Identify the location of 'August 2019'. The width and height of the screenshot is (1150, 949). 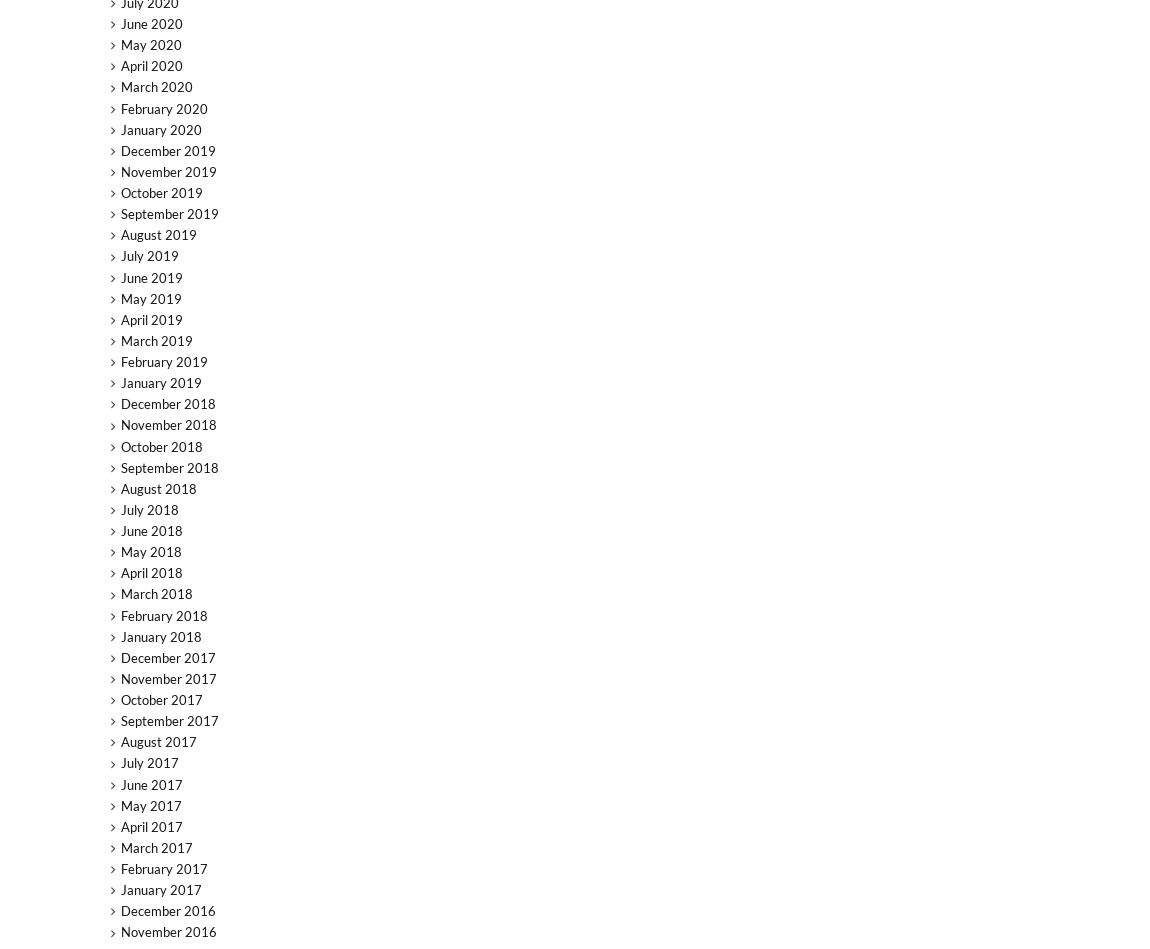
(157, 233).